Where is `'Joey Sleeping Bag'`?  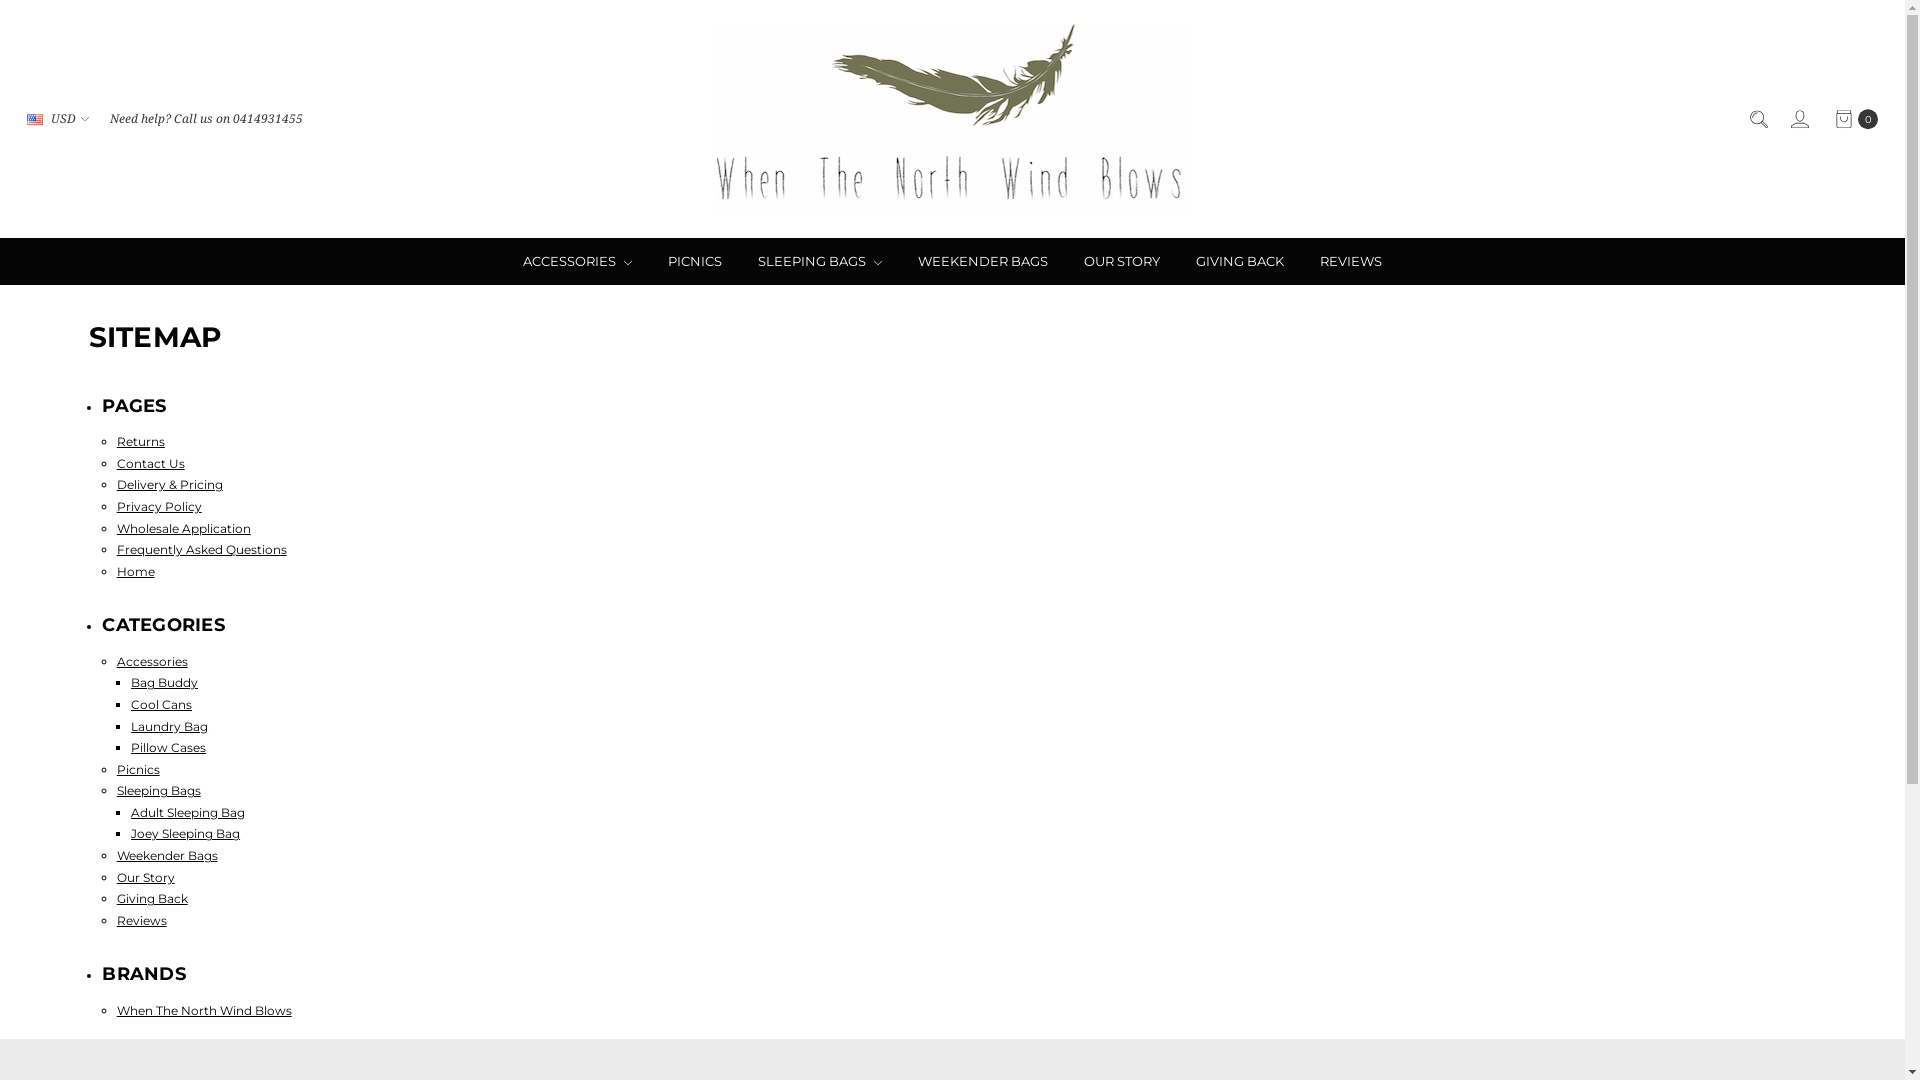 'Joey Sleeping Bag' is located at coordinates (185, 833).